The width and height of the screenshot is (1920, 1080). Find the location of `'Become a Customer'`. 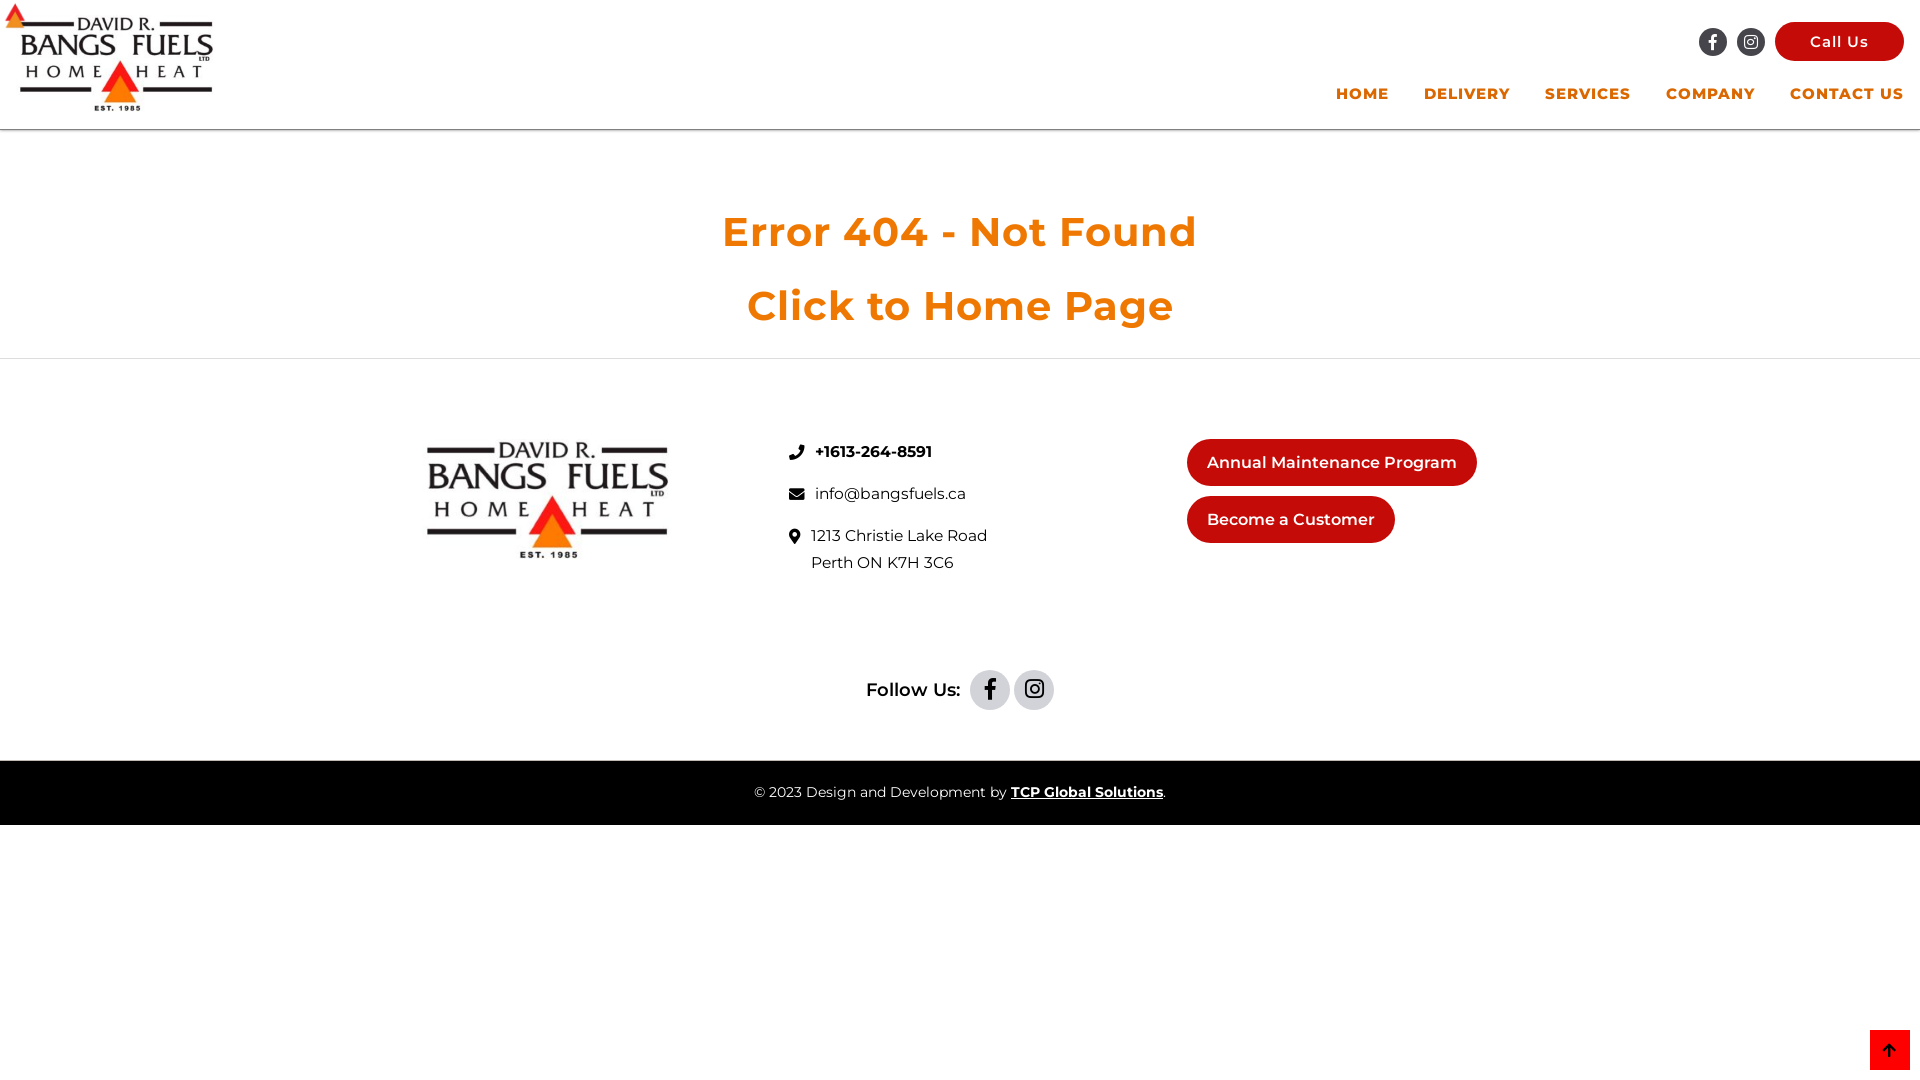

'Become a Customer' is located at coordinates (1291, 518).